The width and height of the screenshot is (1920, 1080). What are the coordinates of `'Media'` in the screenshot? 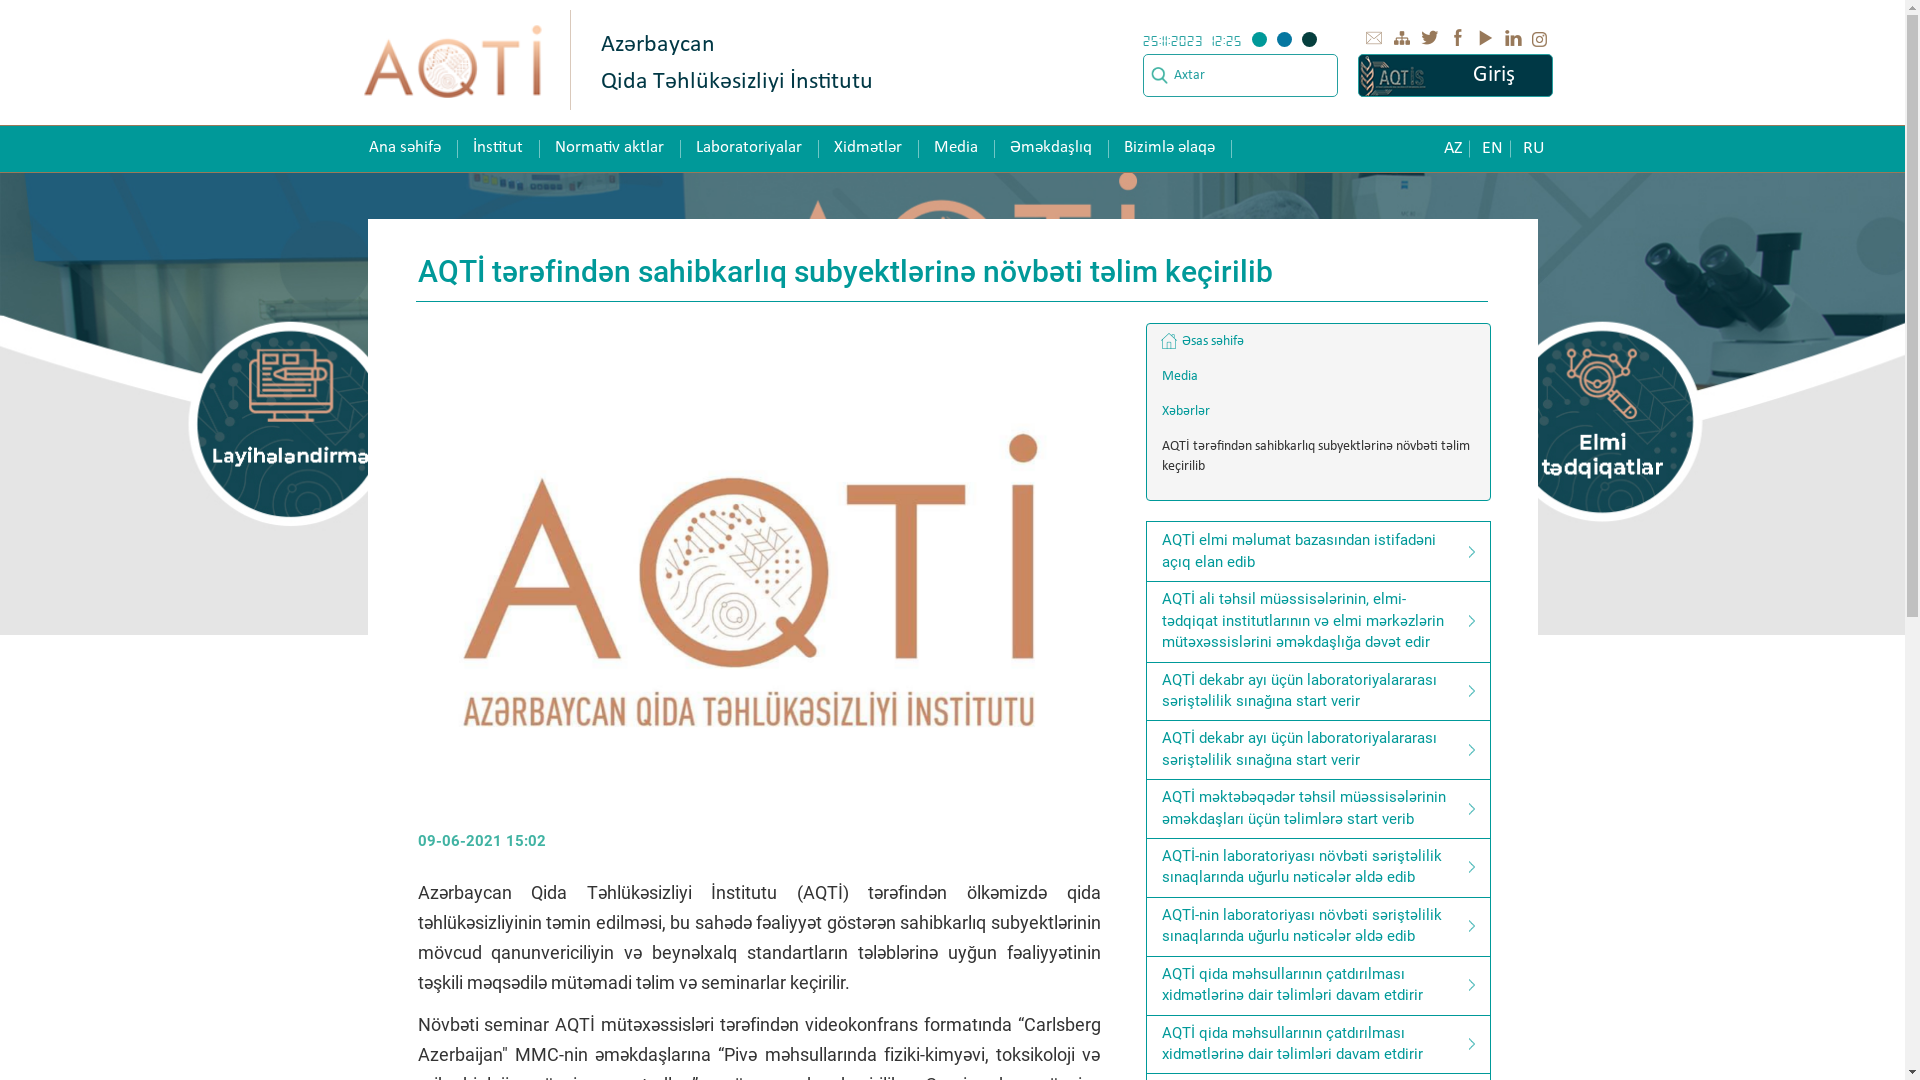 It's located at (1318, 377).